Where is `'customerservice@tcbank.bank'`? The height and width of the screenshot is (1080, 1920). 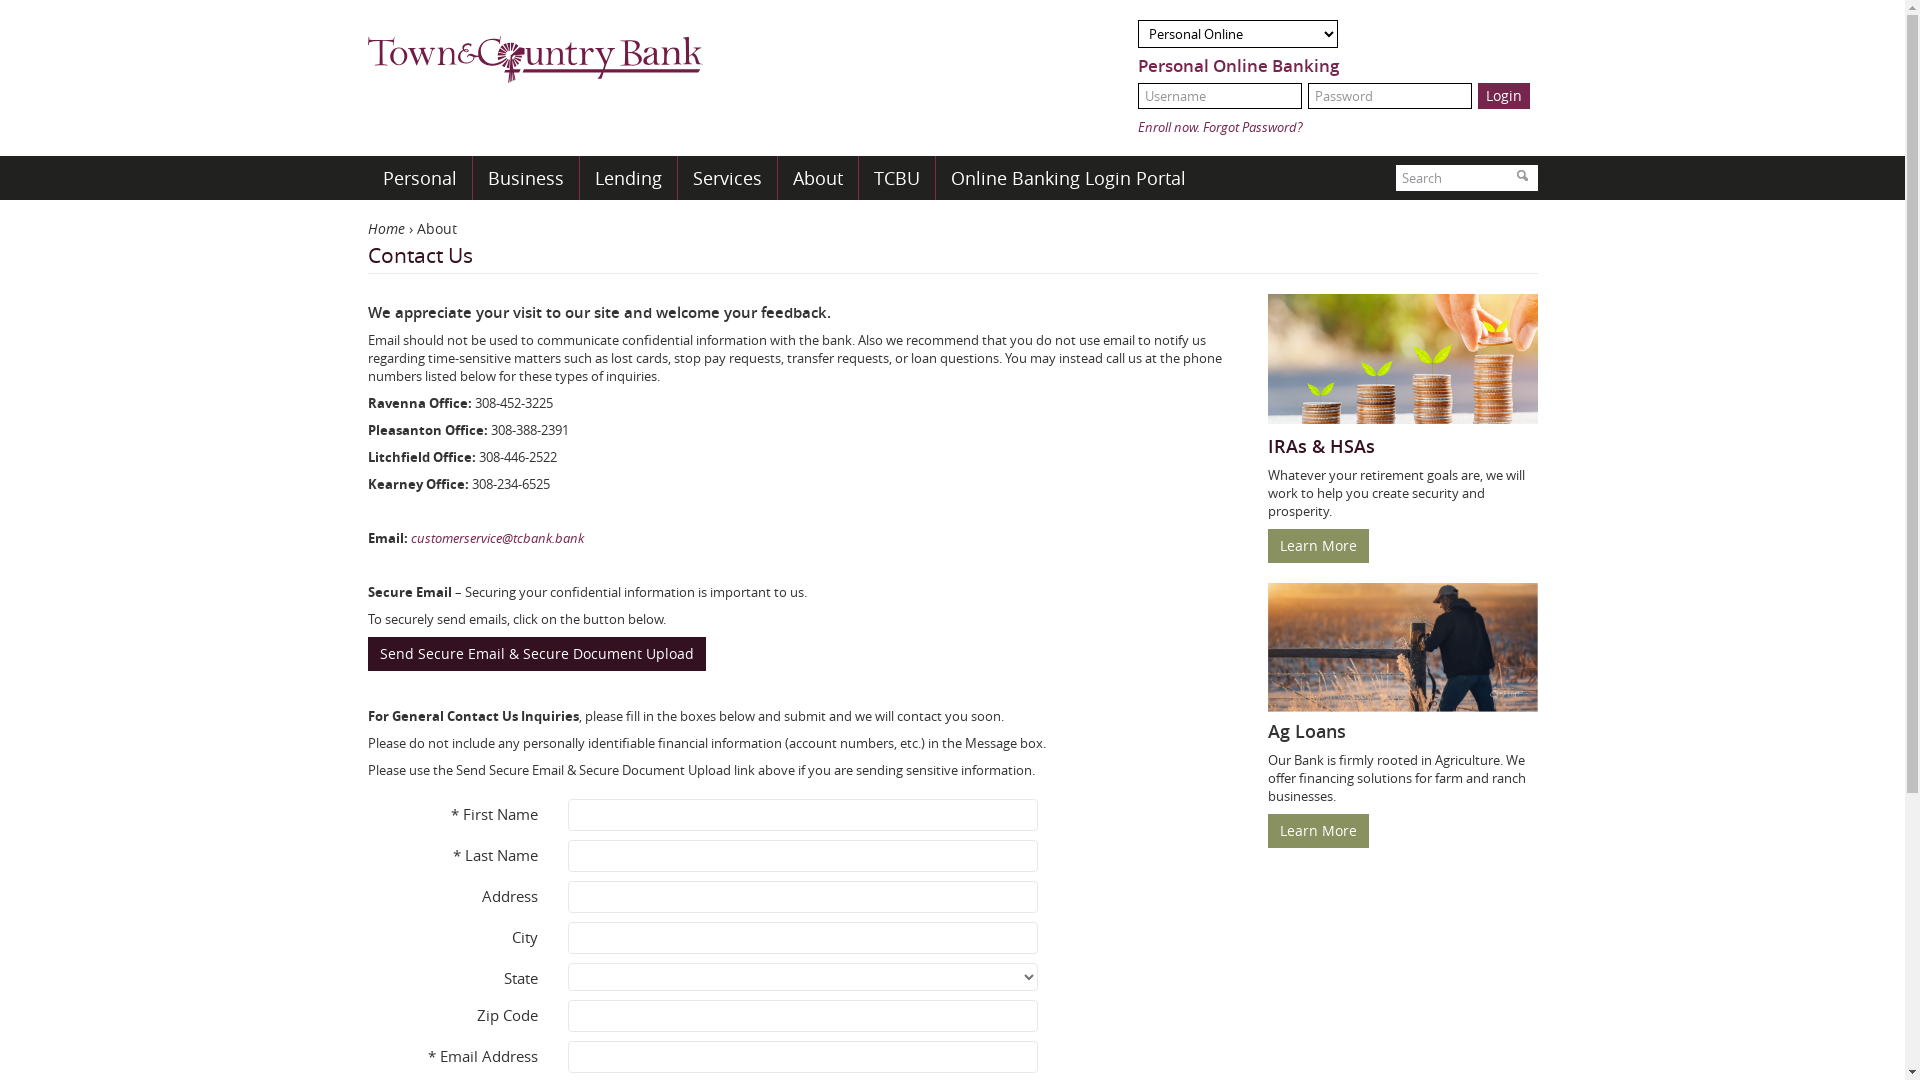
'customerservice@tcbank.bank' is located at coordinates (408, 536).